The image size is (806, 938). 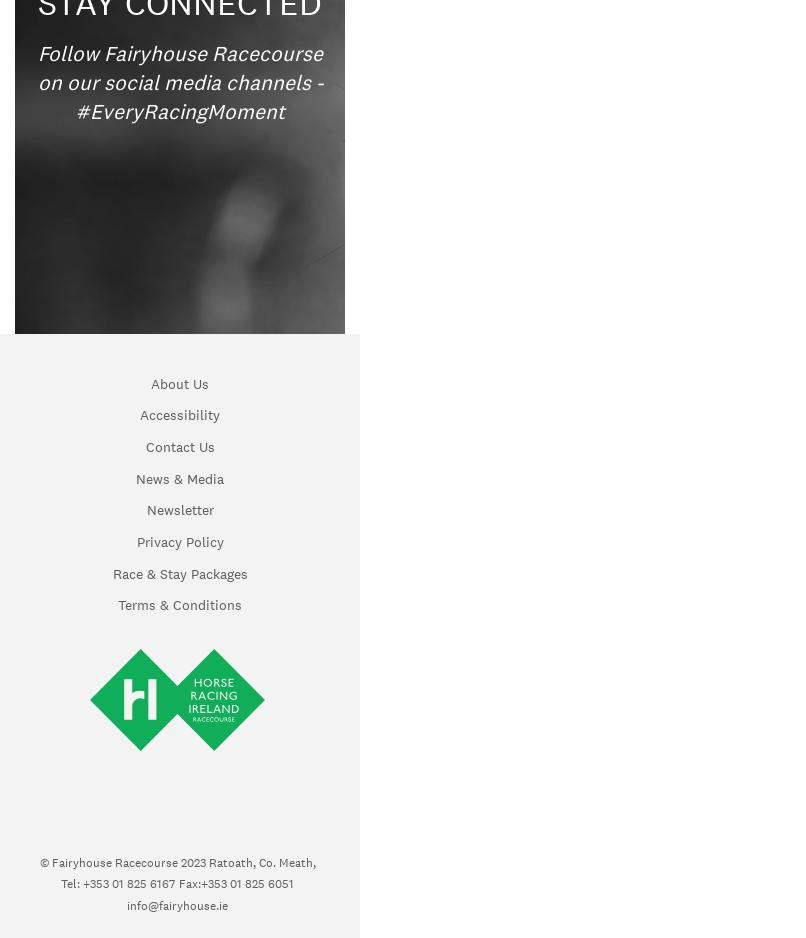 I want to click on 'Follow Fairyhouse Racecourse on our social media channels - #EveryRacingMoment', so click(x=179, y=81).